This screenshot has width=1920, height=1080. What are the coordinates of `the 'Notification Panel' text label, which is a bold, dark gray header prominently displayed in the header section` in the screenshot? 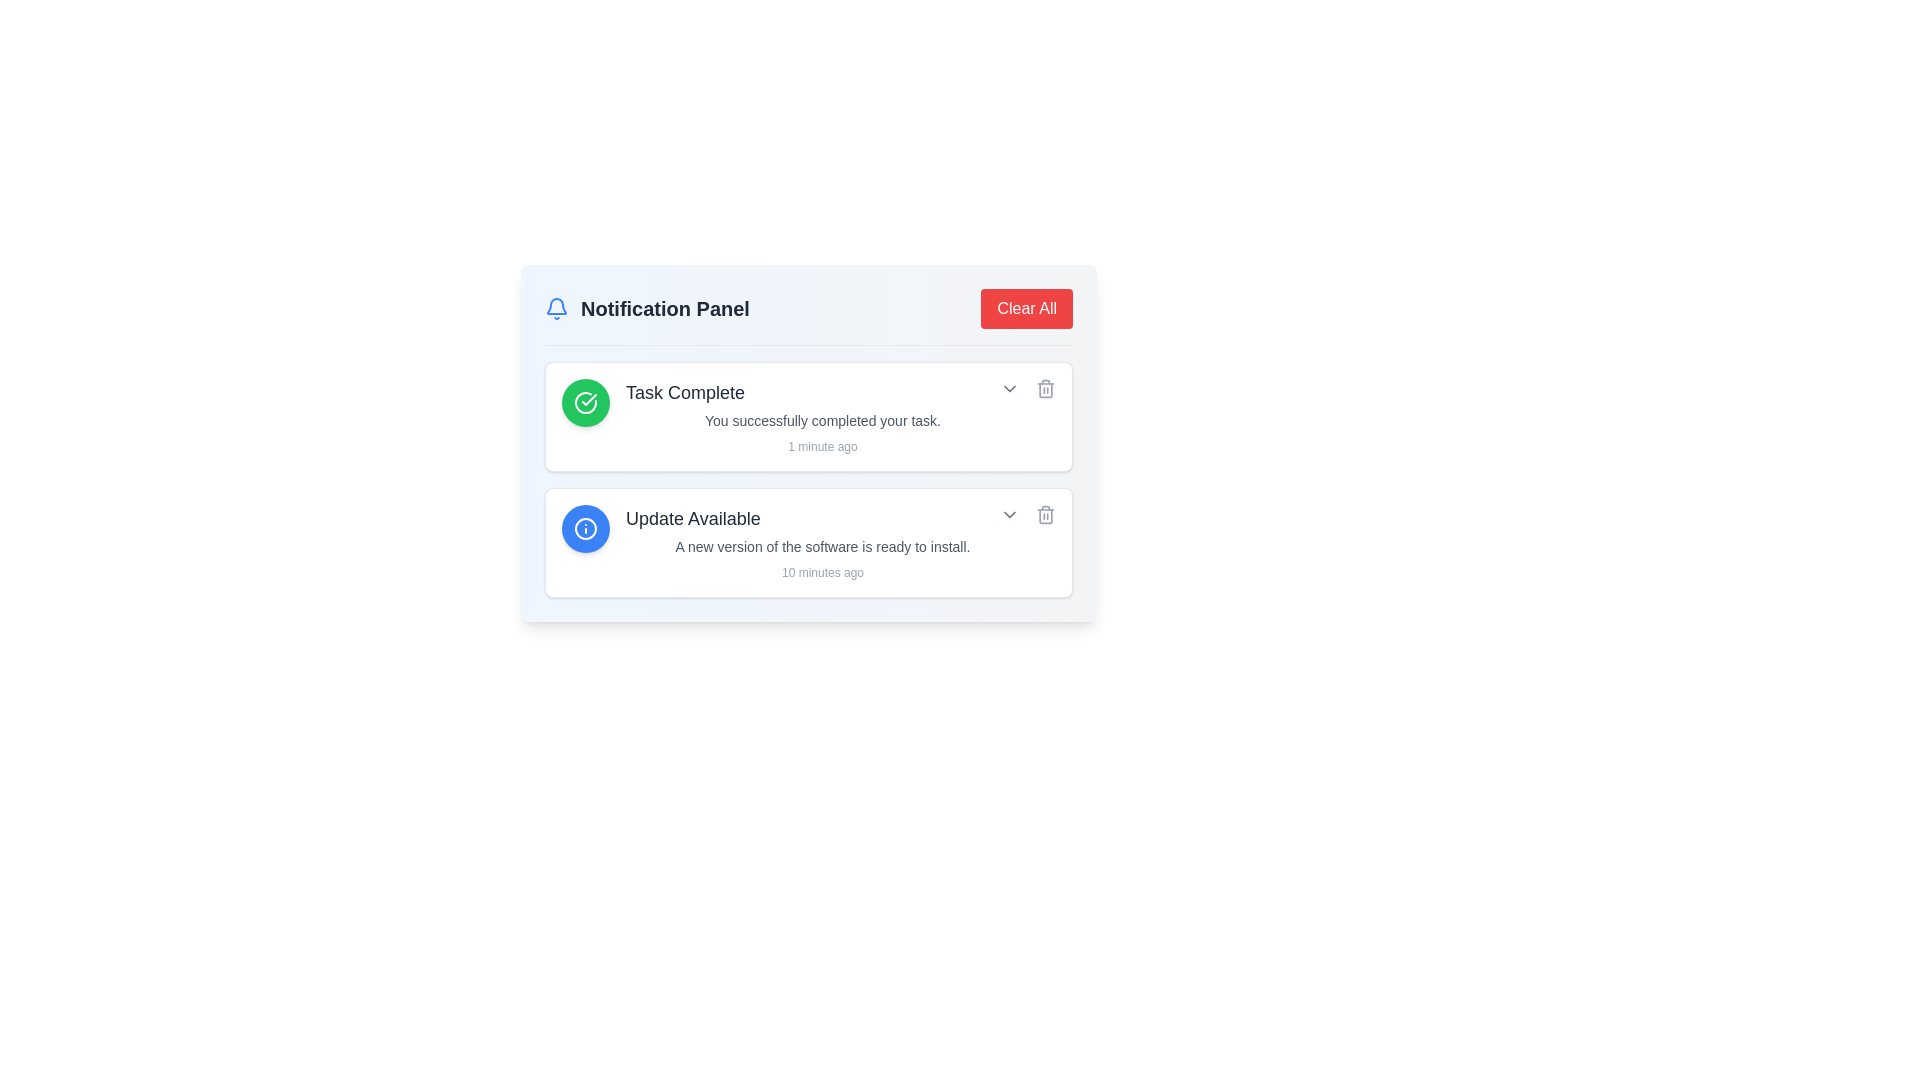 It's located at (665, 308).